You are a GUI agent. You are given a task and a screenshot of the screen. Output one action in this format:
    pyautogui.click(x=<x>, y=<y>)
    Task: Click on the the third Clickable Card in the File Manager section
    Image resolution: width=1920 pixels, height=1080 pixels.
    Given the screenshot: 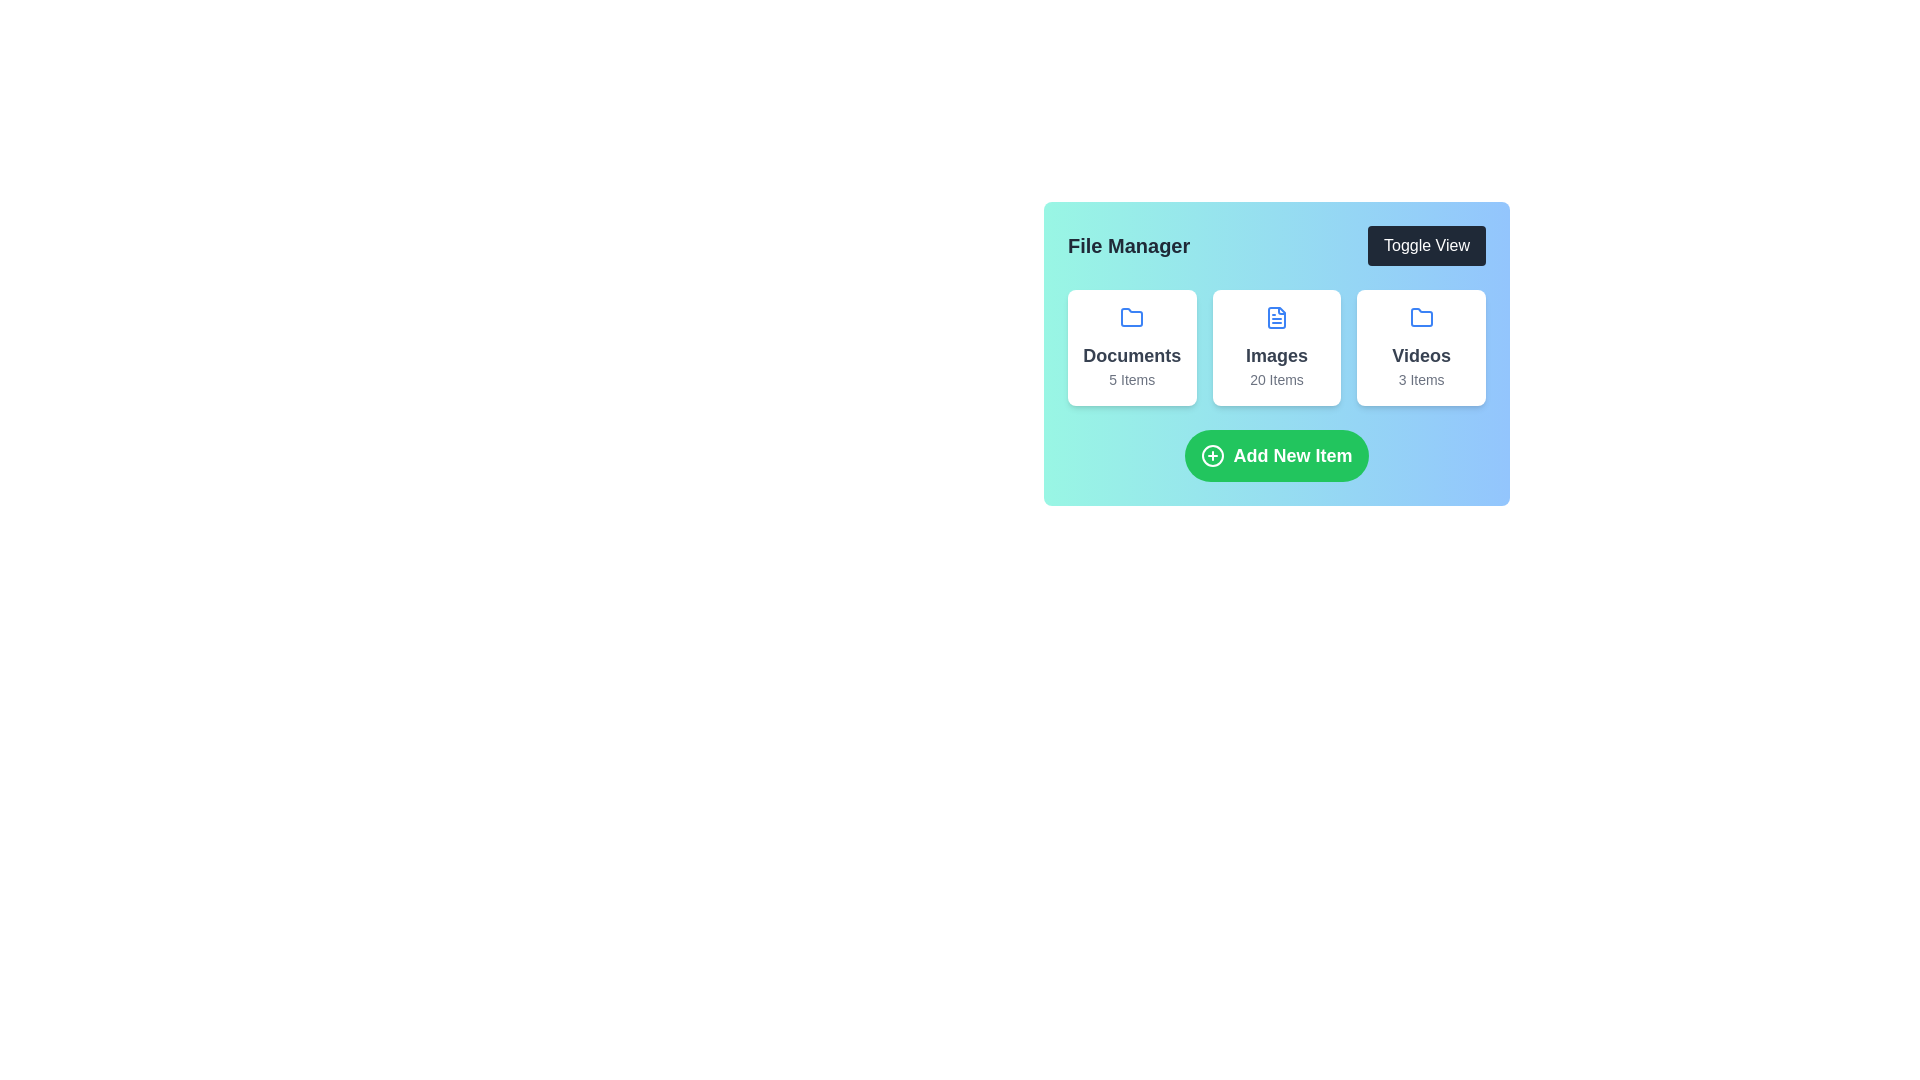 What is the action you would take?
    pyautogui.click(x=1420, y=346)
    